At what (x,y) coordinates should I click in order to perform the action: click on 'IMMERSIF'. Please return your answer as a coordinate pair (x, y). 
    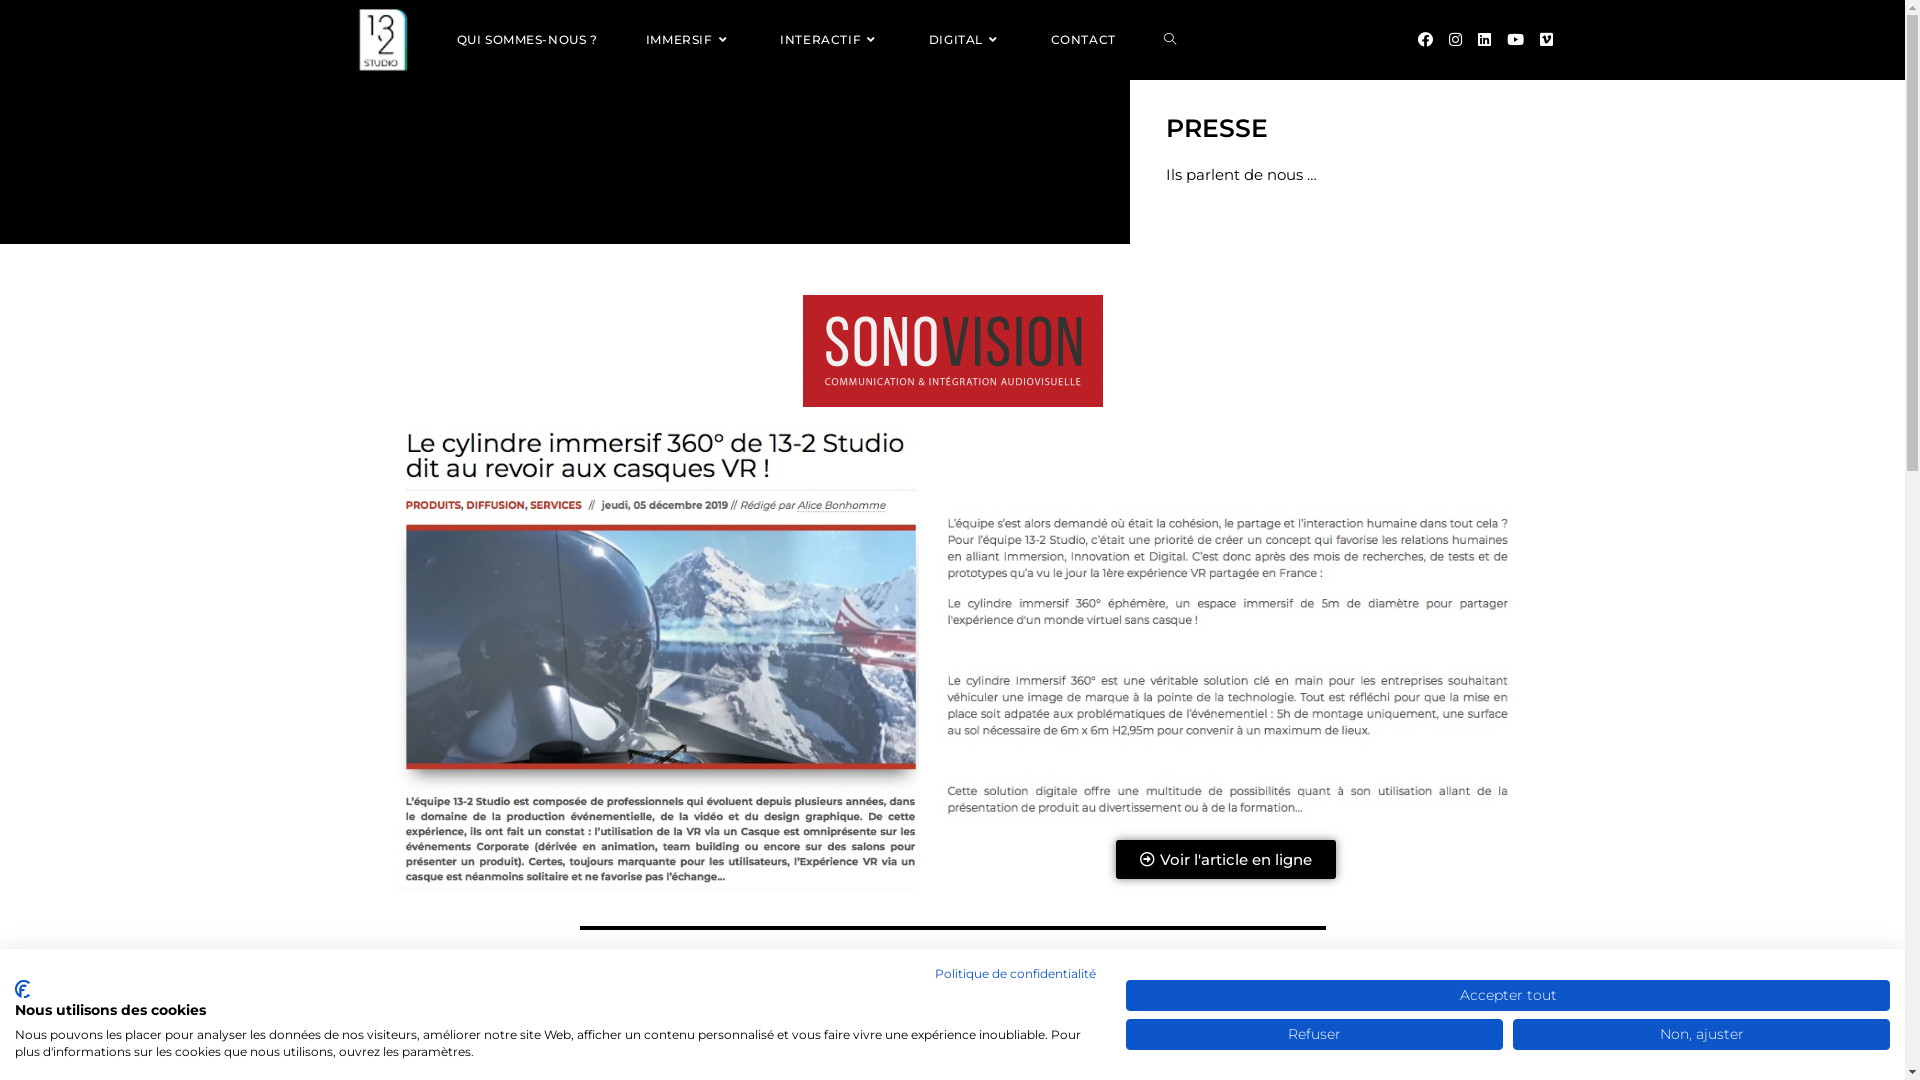
    Looking at the image, I should click on (689, 39).